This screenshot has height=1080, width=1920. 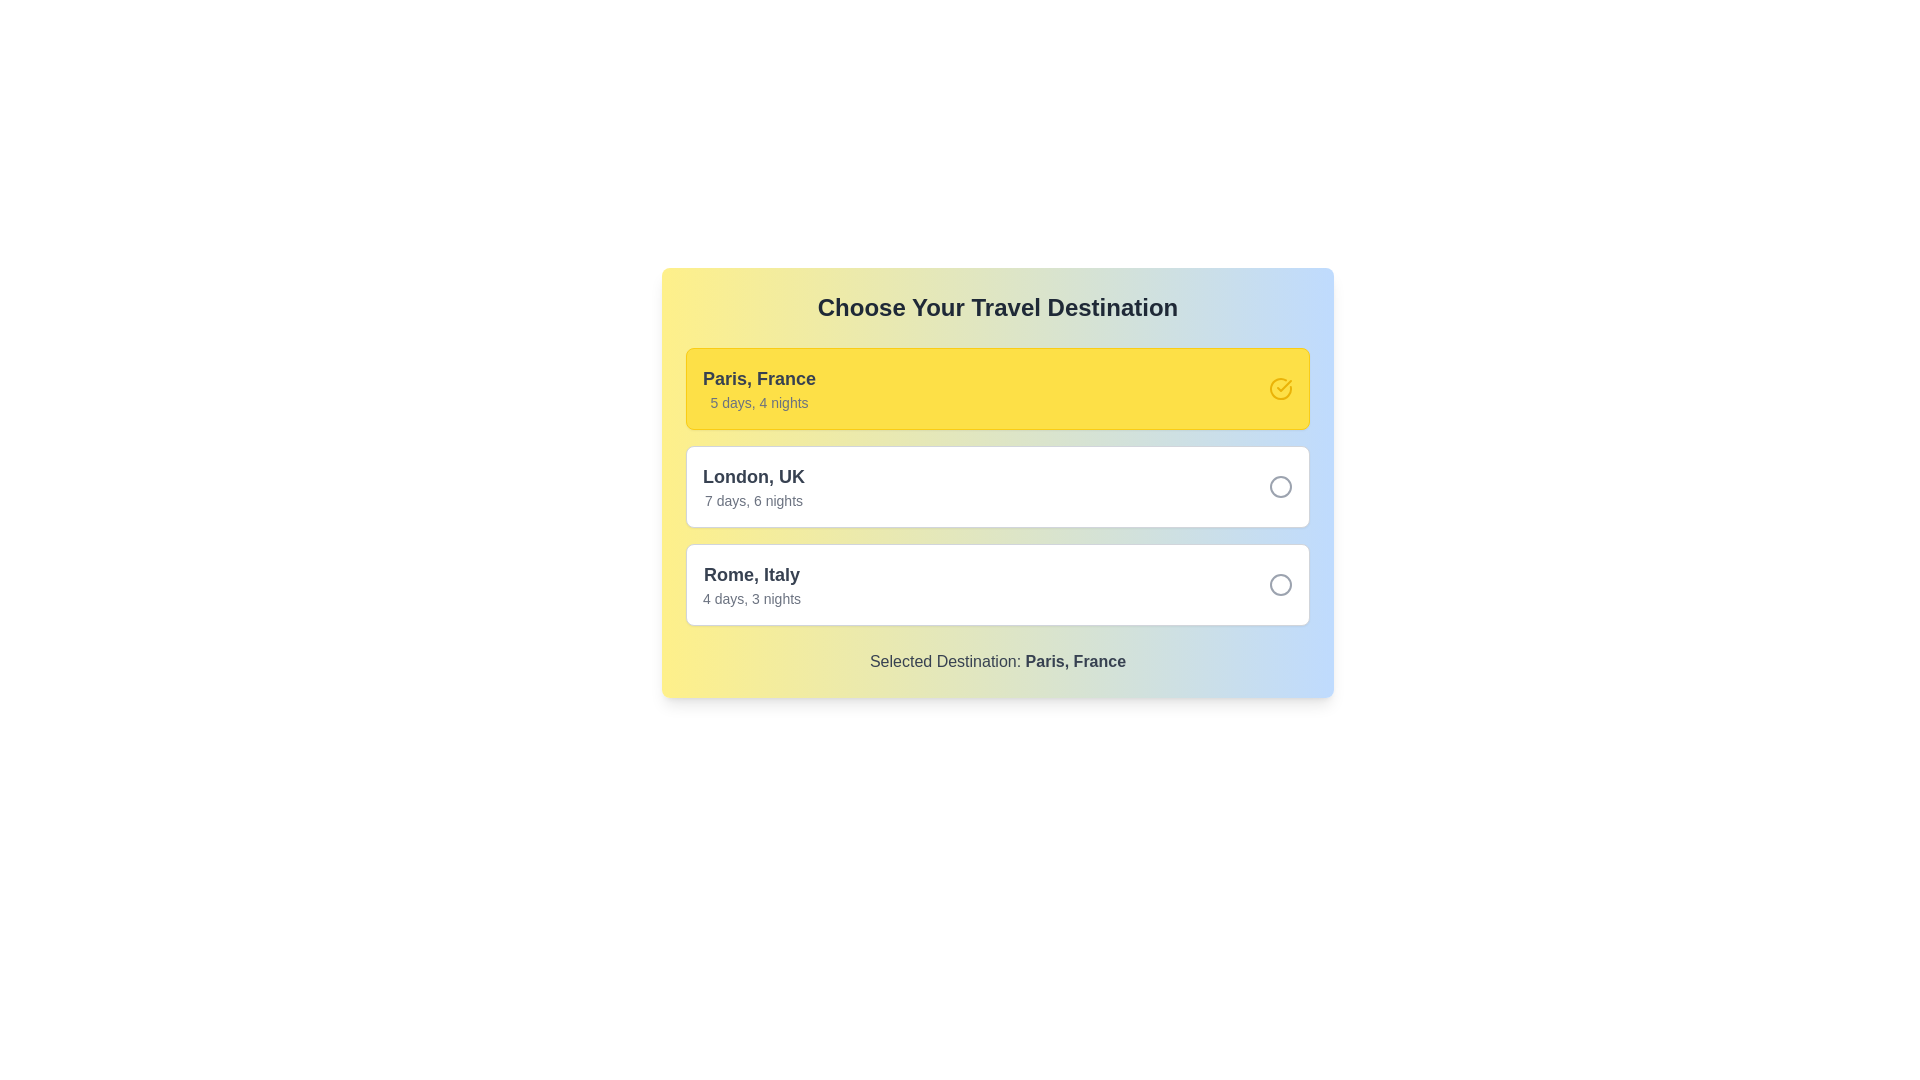 I want to click on the text label displaying '7 days, 6 nights' located under the label 'London, UK' within the travel destination options box, so click(x=752, y=500).